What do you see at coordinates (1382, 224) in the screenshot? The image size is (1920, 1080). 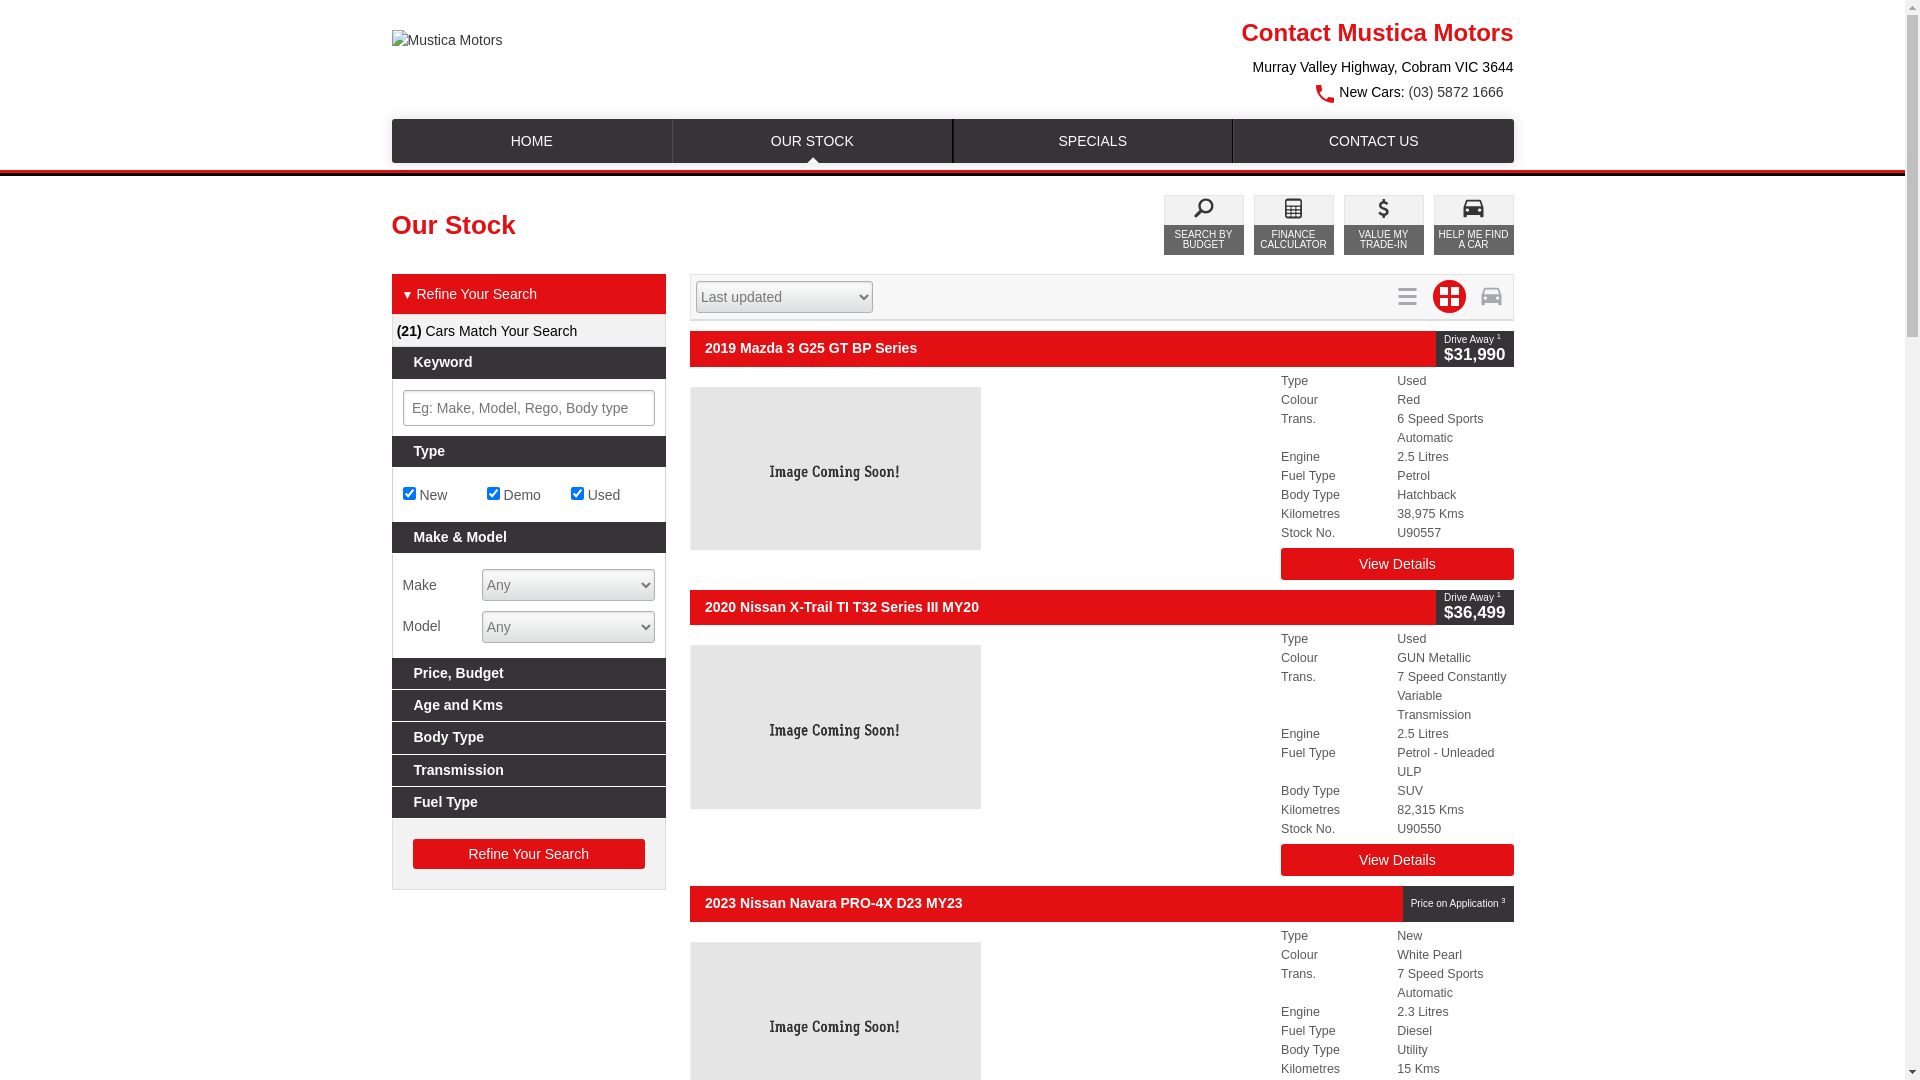 I see `'VALUE MY TRADE-IN'` at bounding box center [1382, 224].